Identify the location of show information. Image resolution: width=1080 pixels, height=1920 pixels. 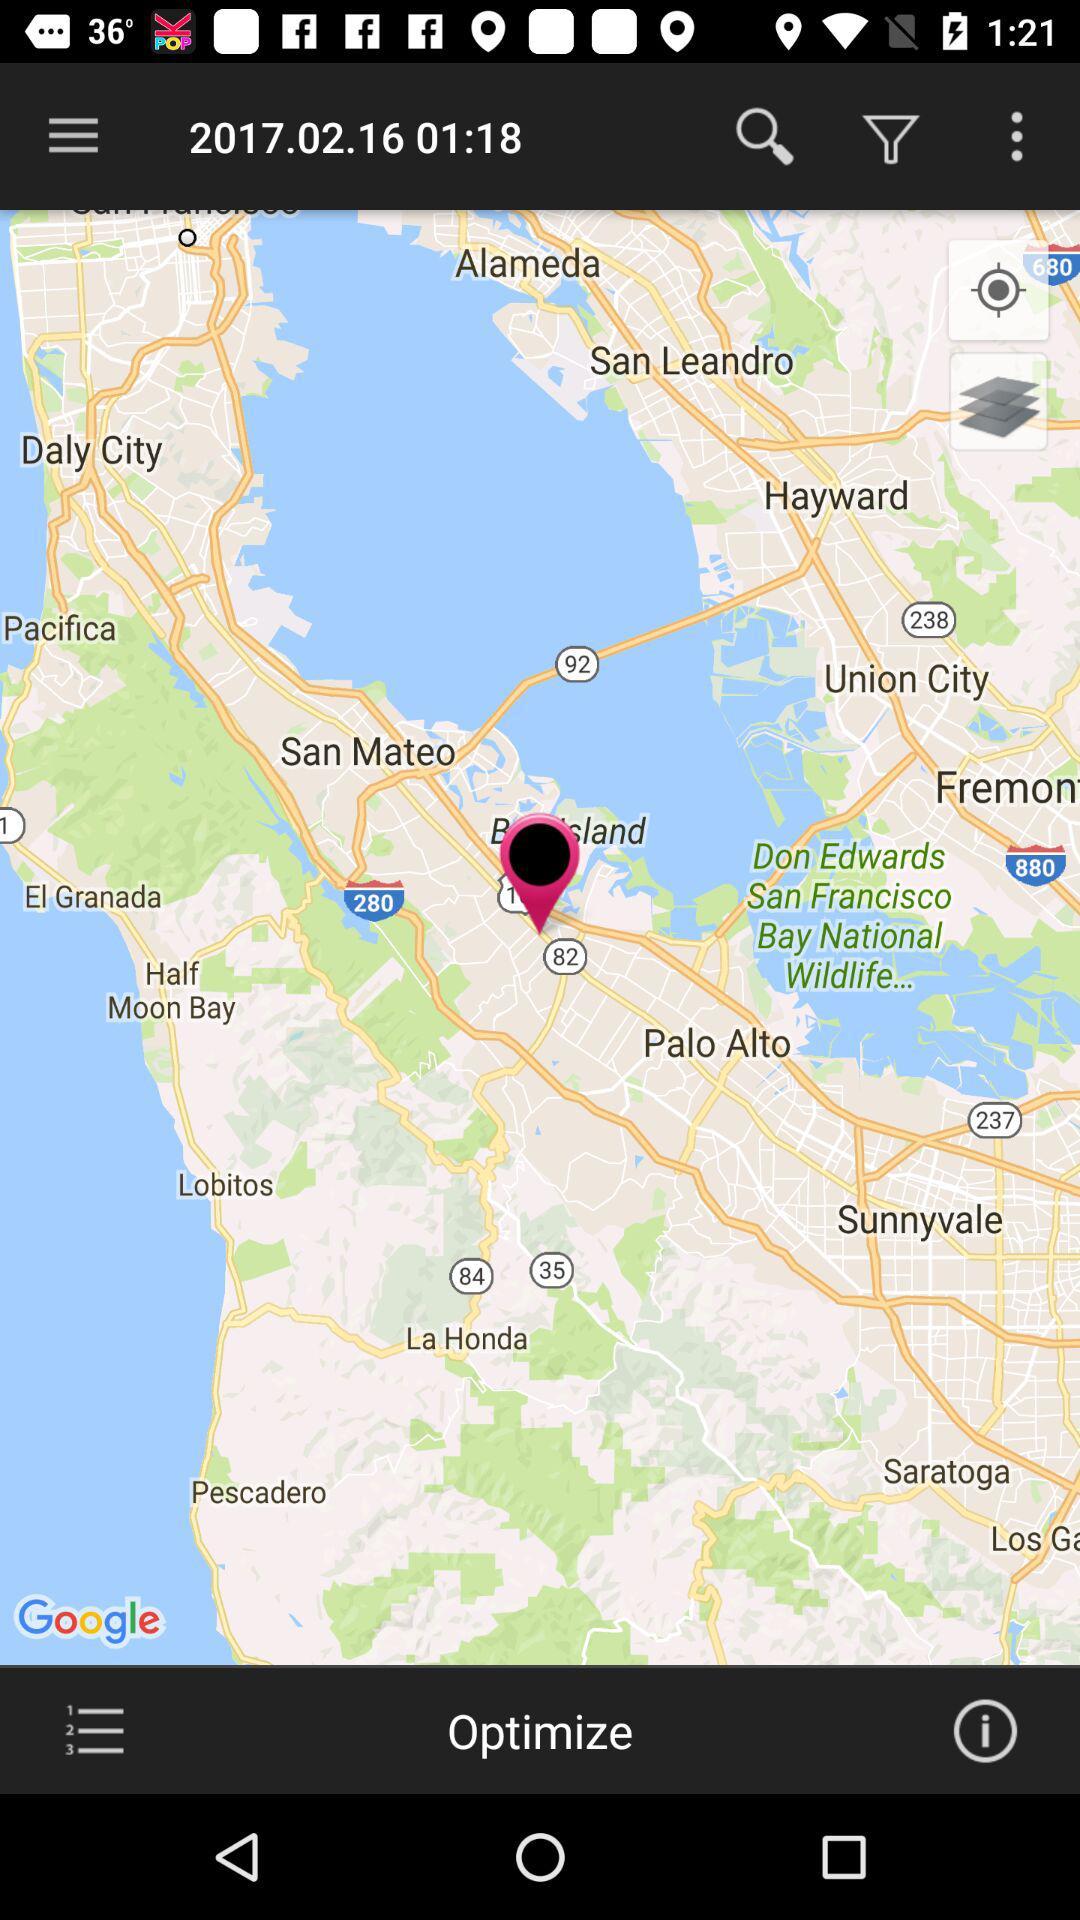
(984, 1730).